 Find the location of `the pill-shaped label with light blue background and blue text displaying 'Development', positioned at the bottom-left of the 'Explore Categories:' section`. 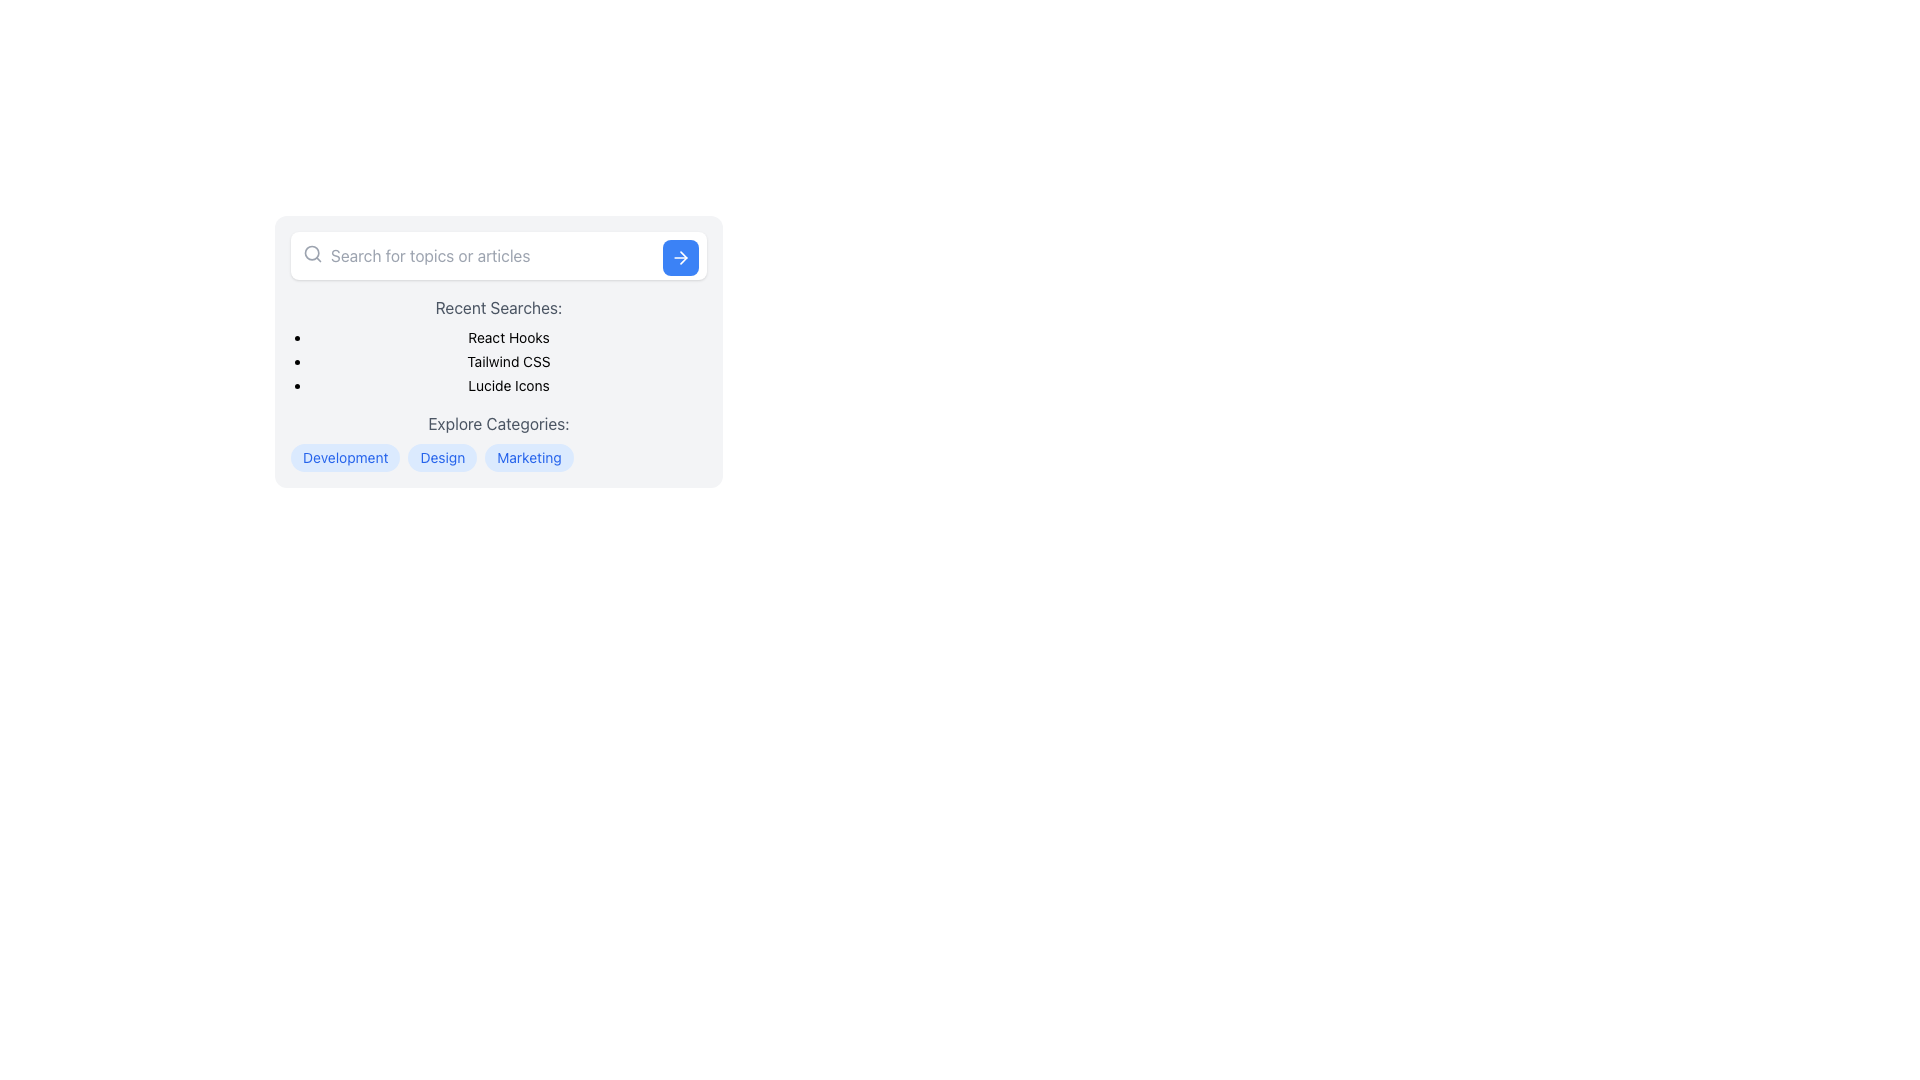

the pill-shaped label with light blue background and blue text displaying 'Development', positioned at the bottom-left of the 'Explore Categories:' section is located at coordinates (345, 458).